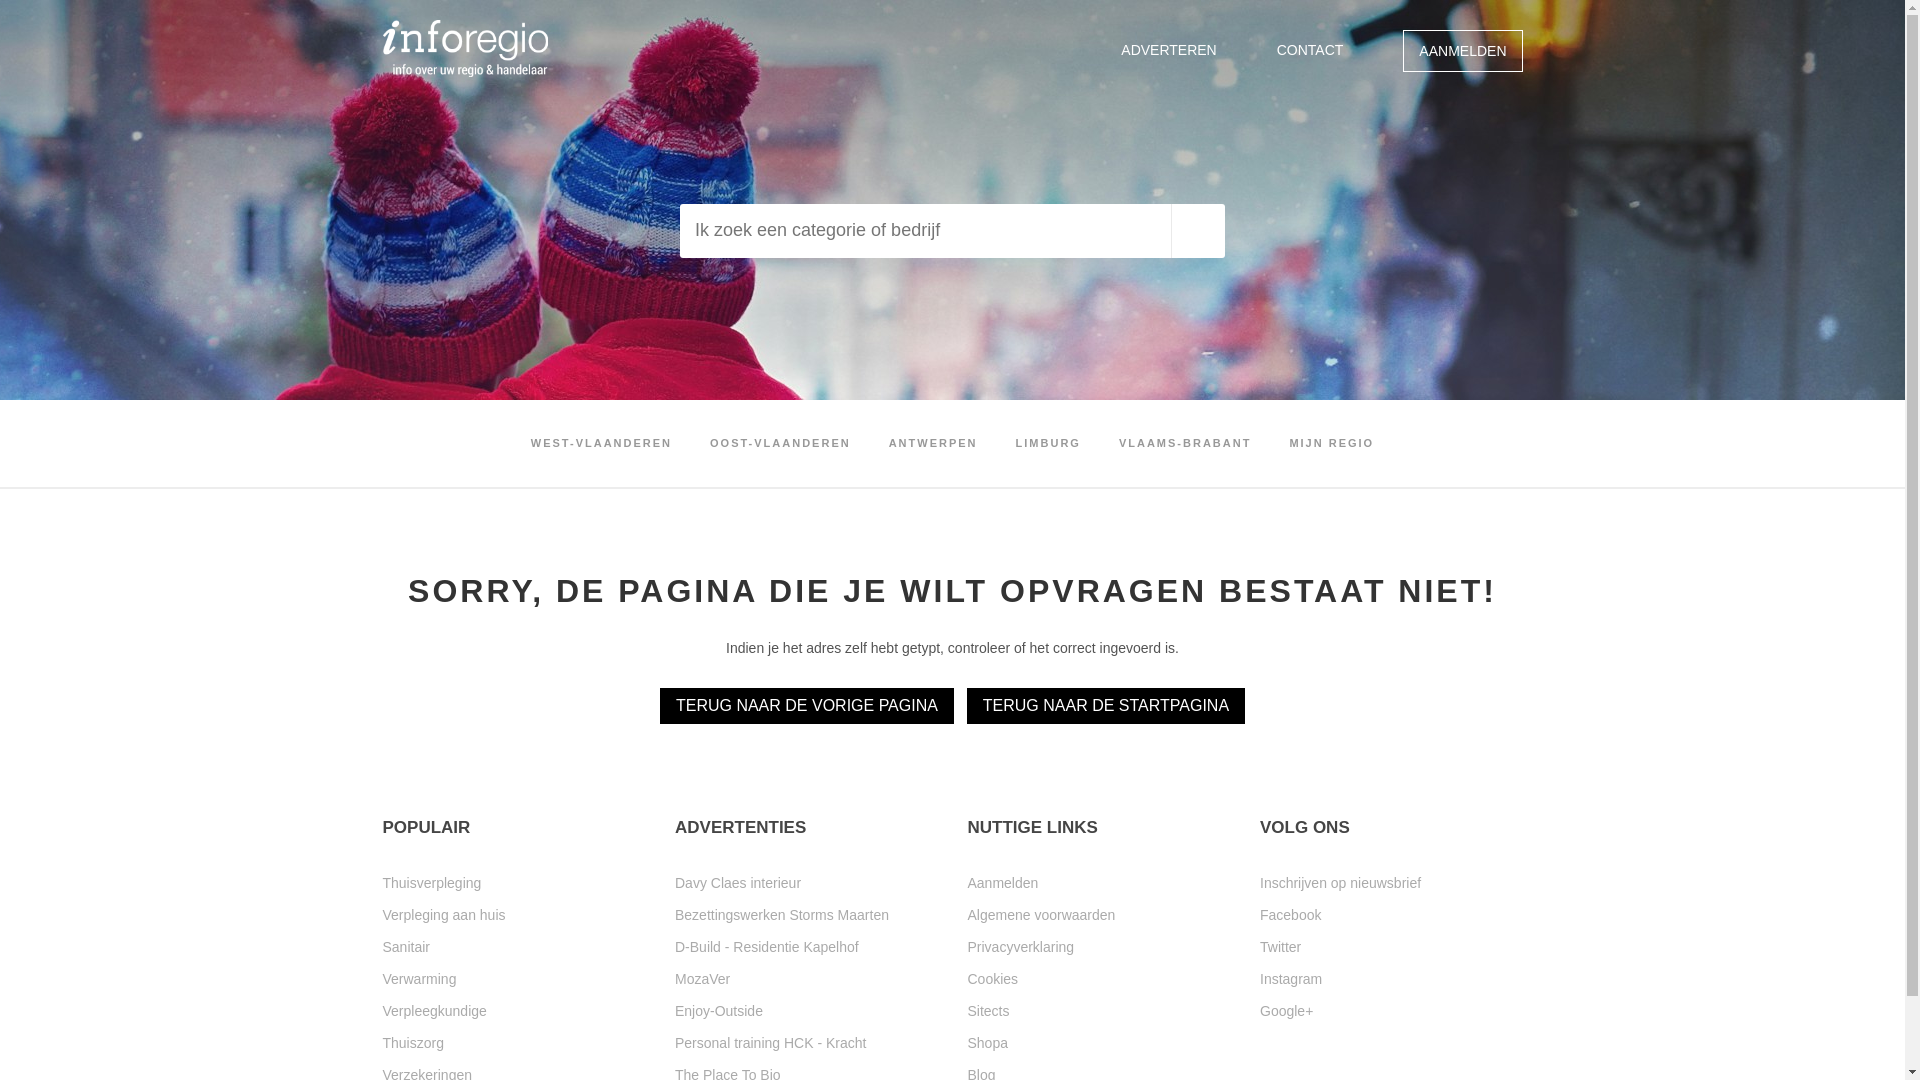  Describe the element at coordinates (1390, 882) in the screenshot. I see `'Inschrijven op nieuwsbrief'` at that location.